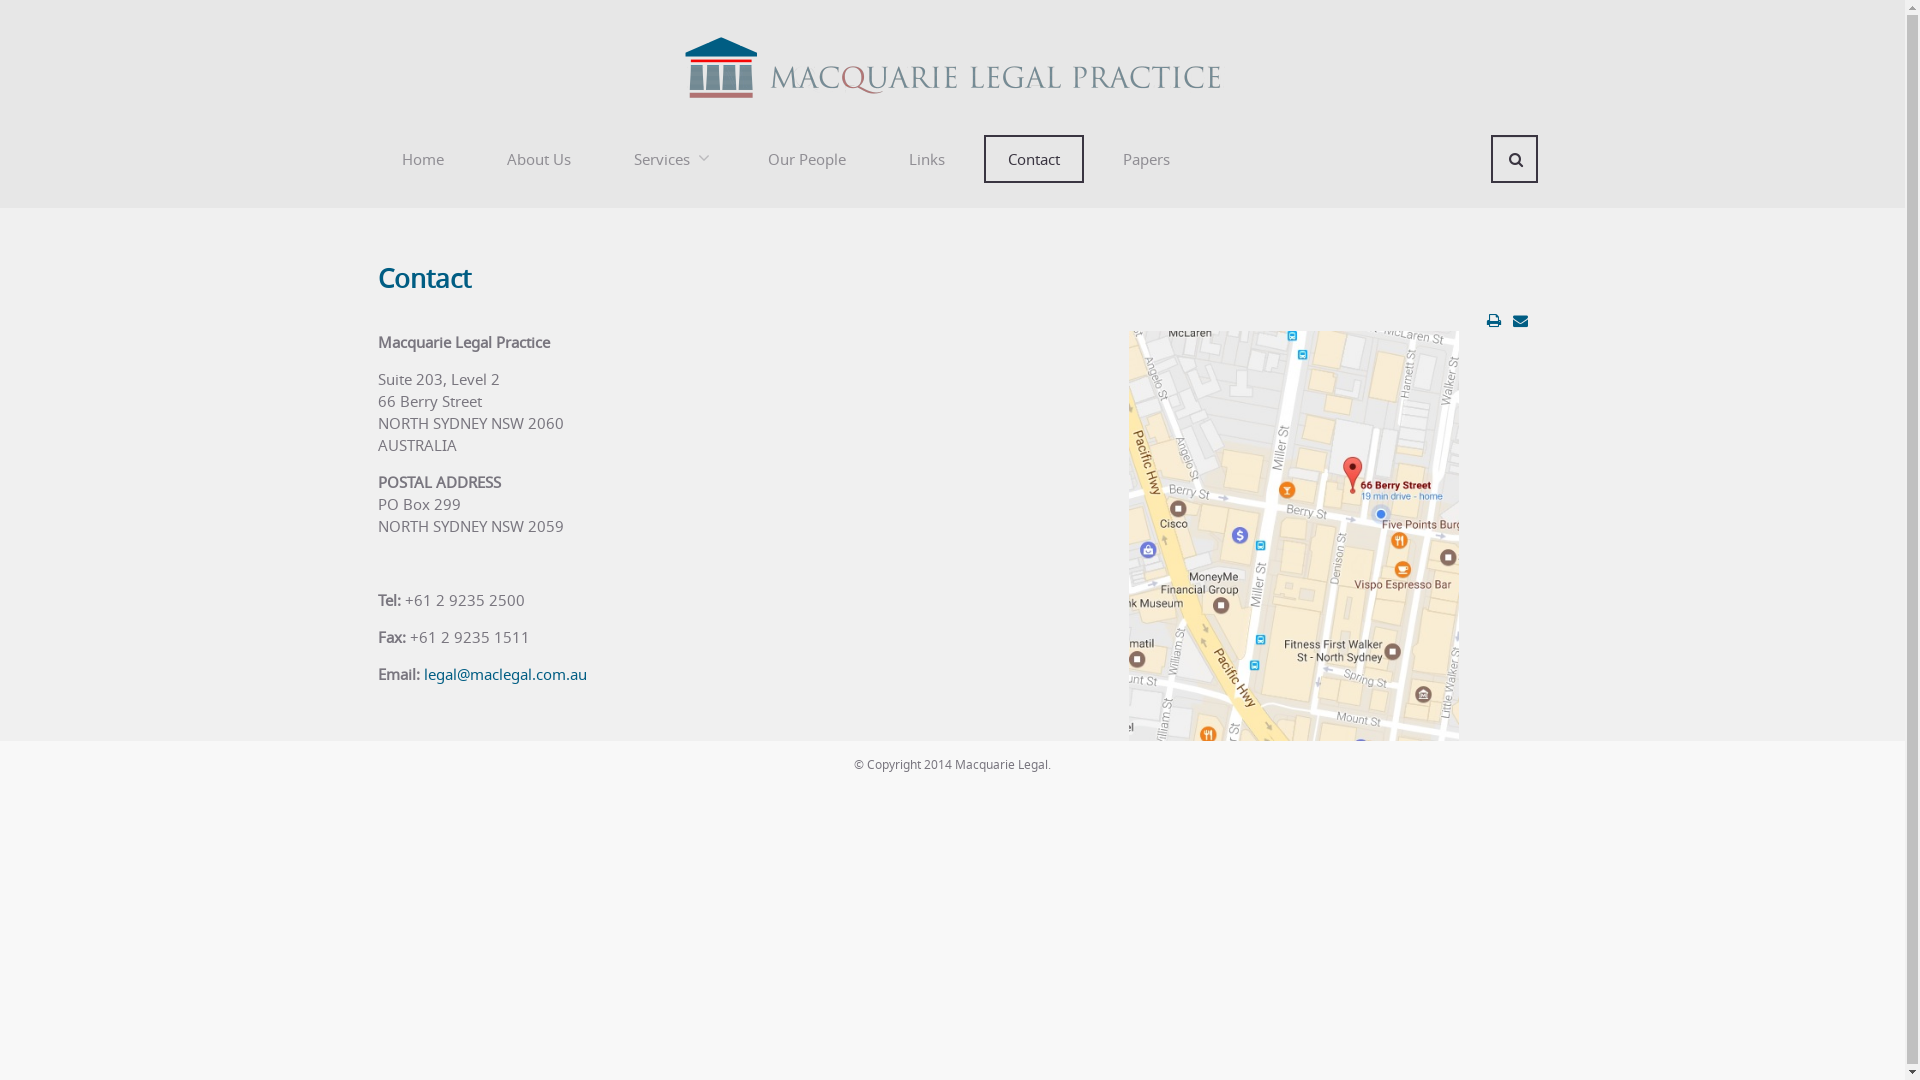 Image resolution: width=1920 pixels, height=1080 pixels. What do you see at coordinates (925, 157) in the screenshot?
I see `'Links'` at bounding box center [925, 157].